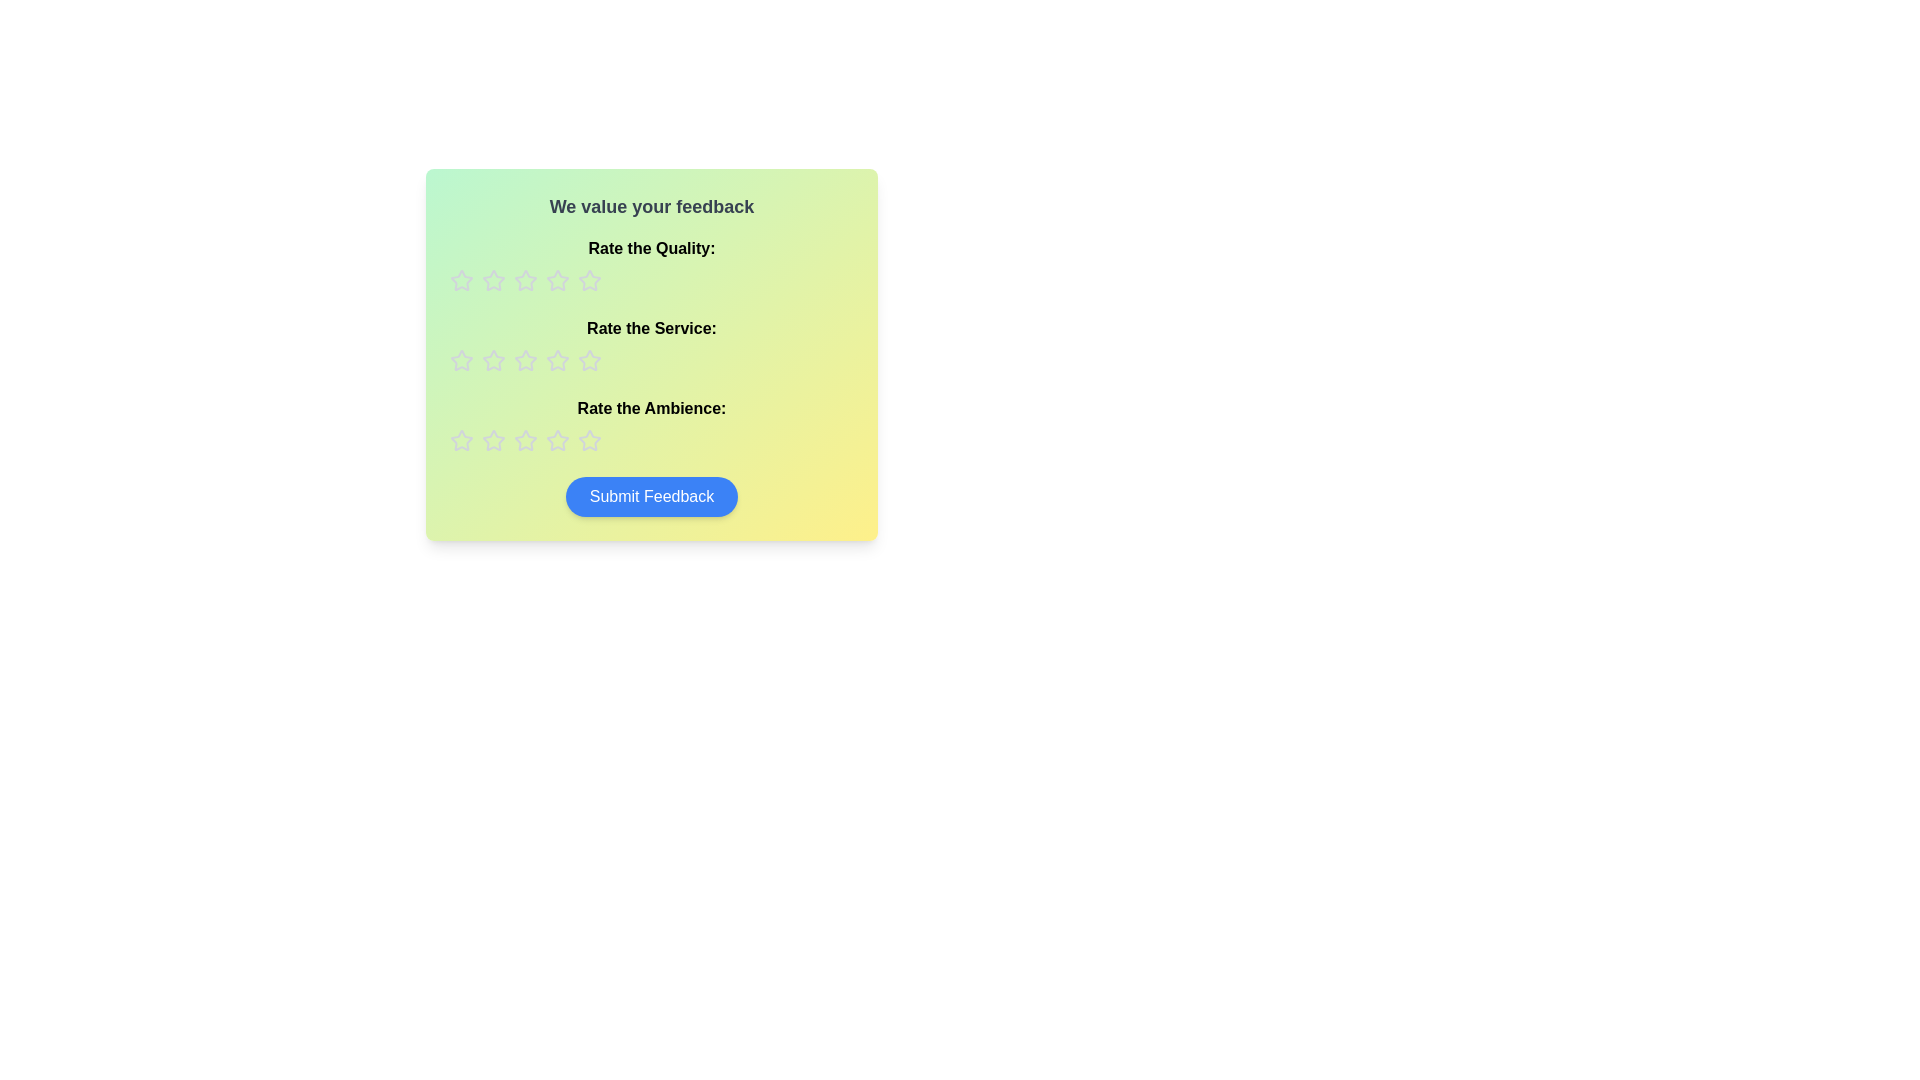 This screenshot has height=1080, width=1920. I want to click on the star icons in the Rating component, so click(652, 281).